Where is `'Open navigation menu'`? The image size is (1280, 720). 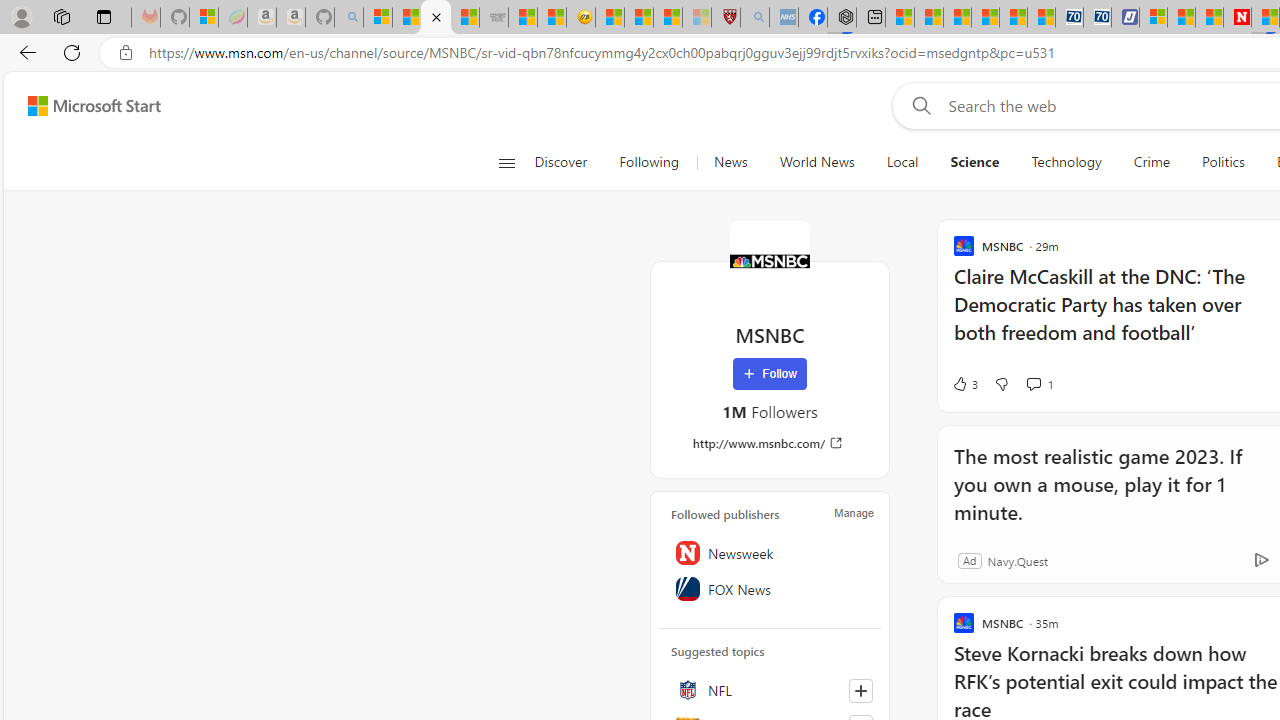
'Open navigation menu' is located at coordinates (506, 162).